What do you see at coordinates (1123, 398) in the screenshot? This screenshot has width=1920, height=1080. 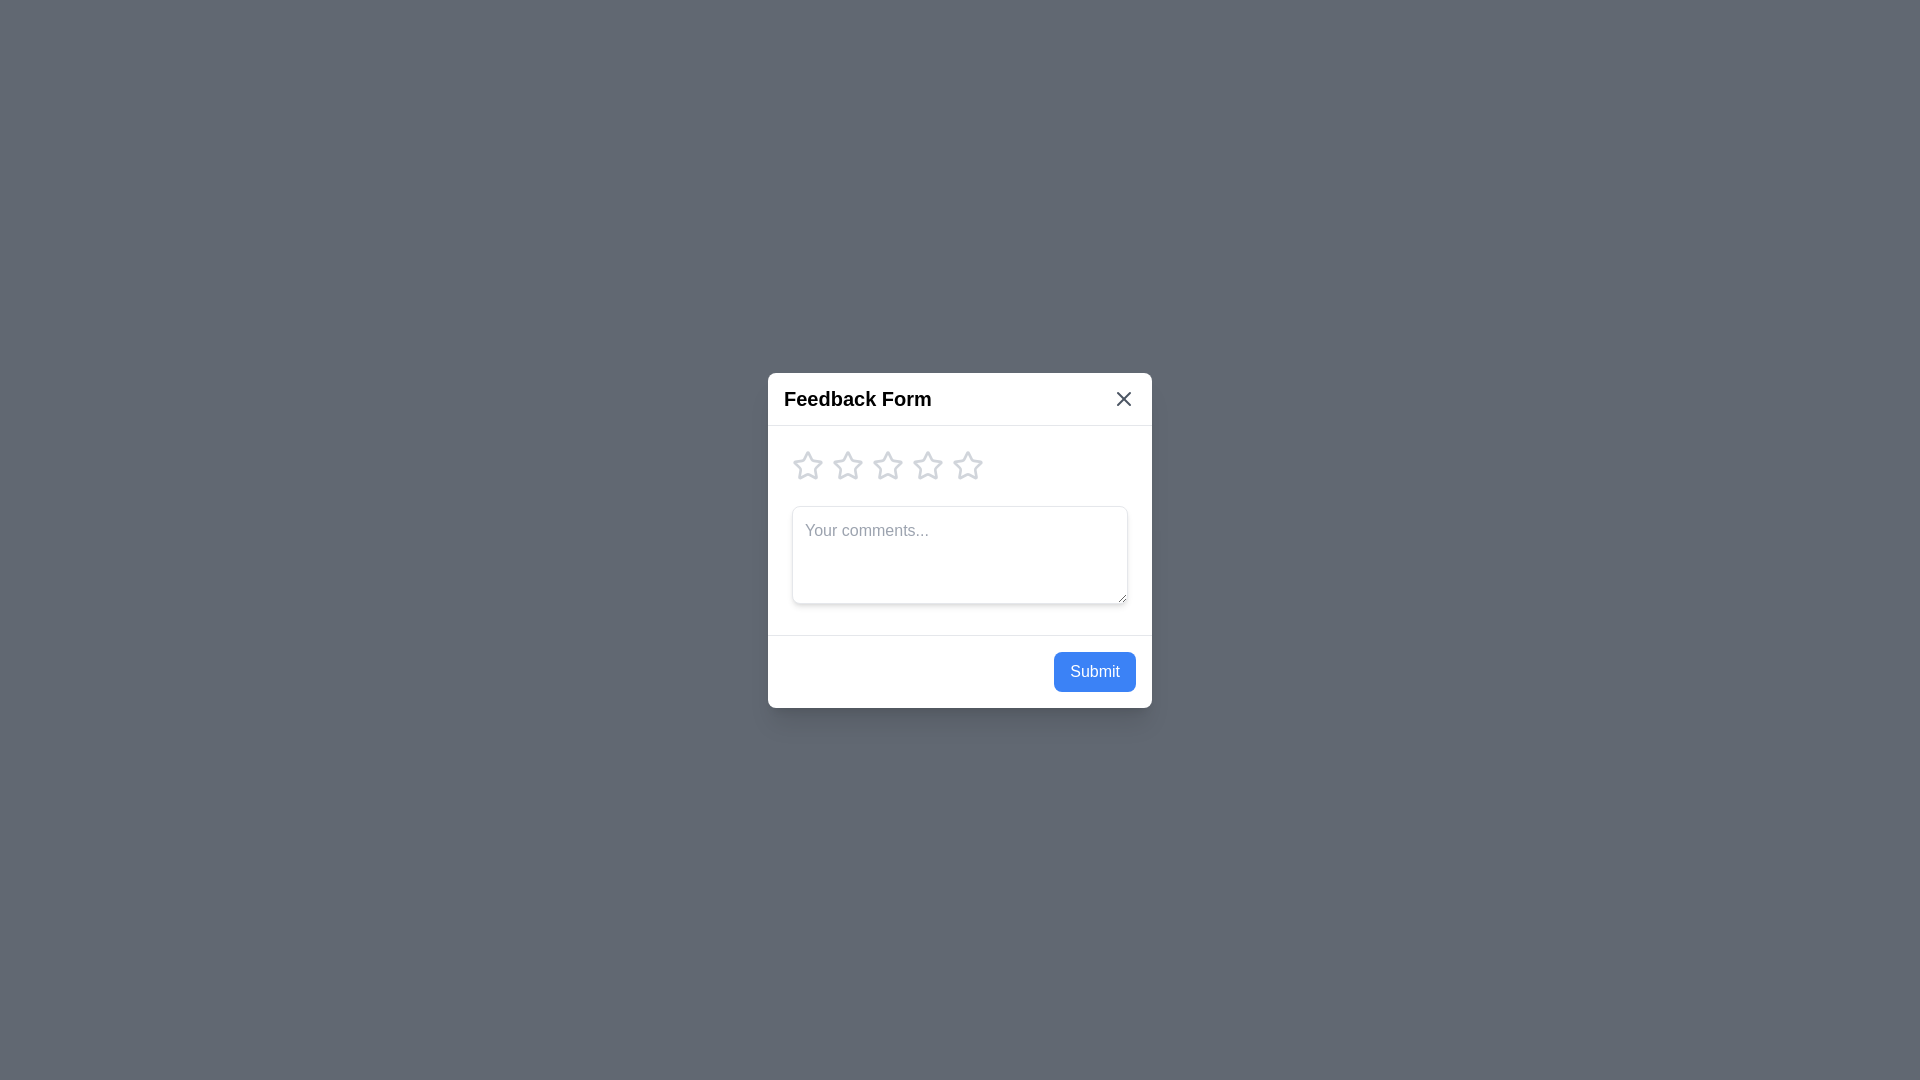 I see `the close button to close the dialog` at bounding box center [1123, 398].